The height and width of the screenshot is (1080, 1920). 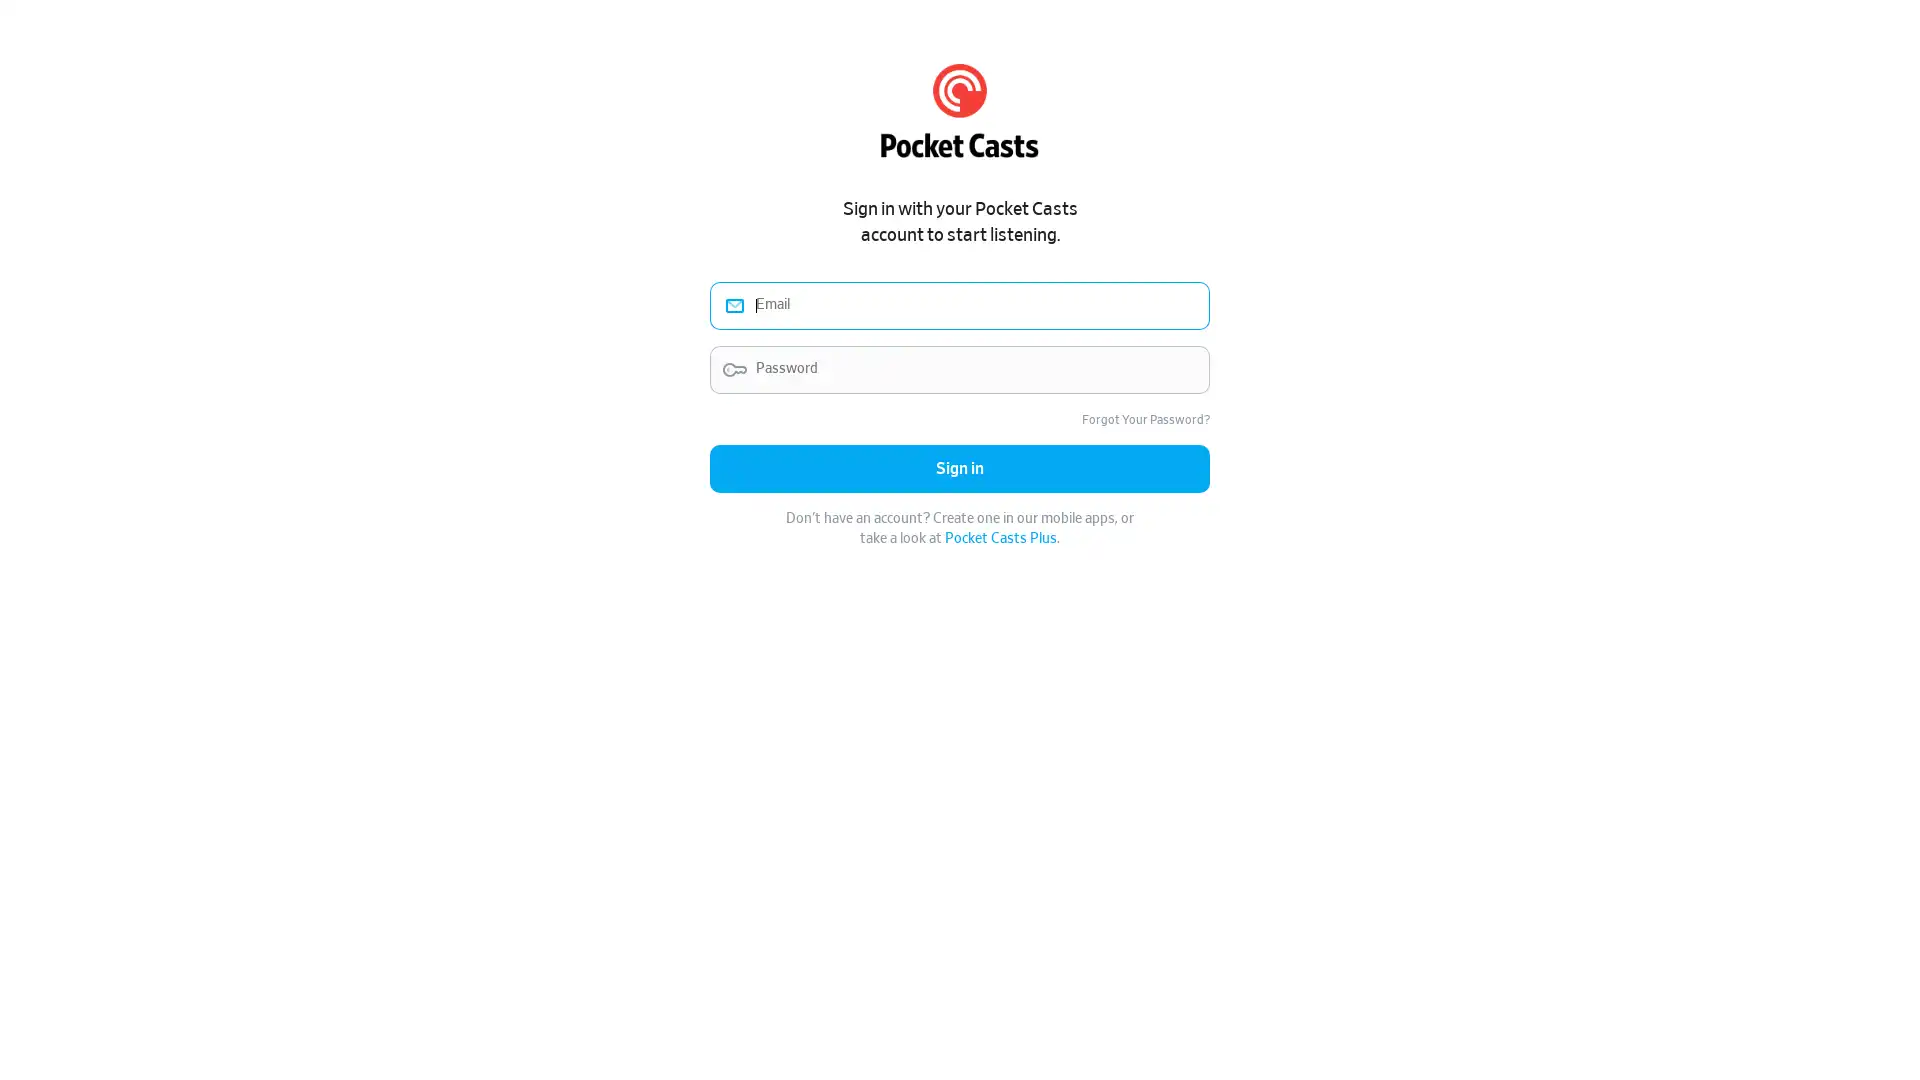 I want to click on Sign in, so click(x=960, y=469).